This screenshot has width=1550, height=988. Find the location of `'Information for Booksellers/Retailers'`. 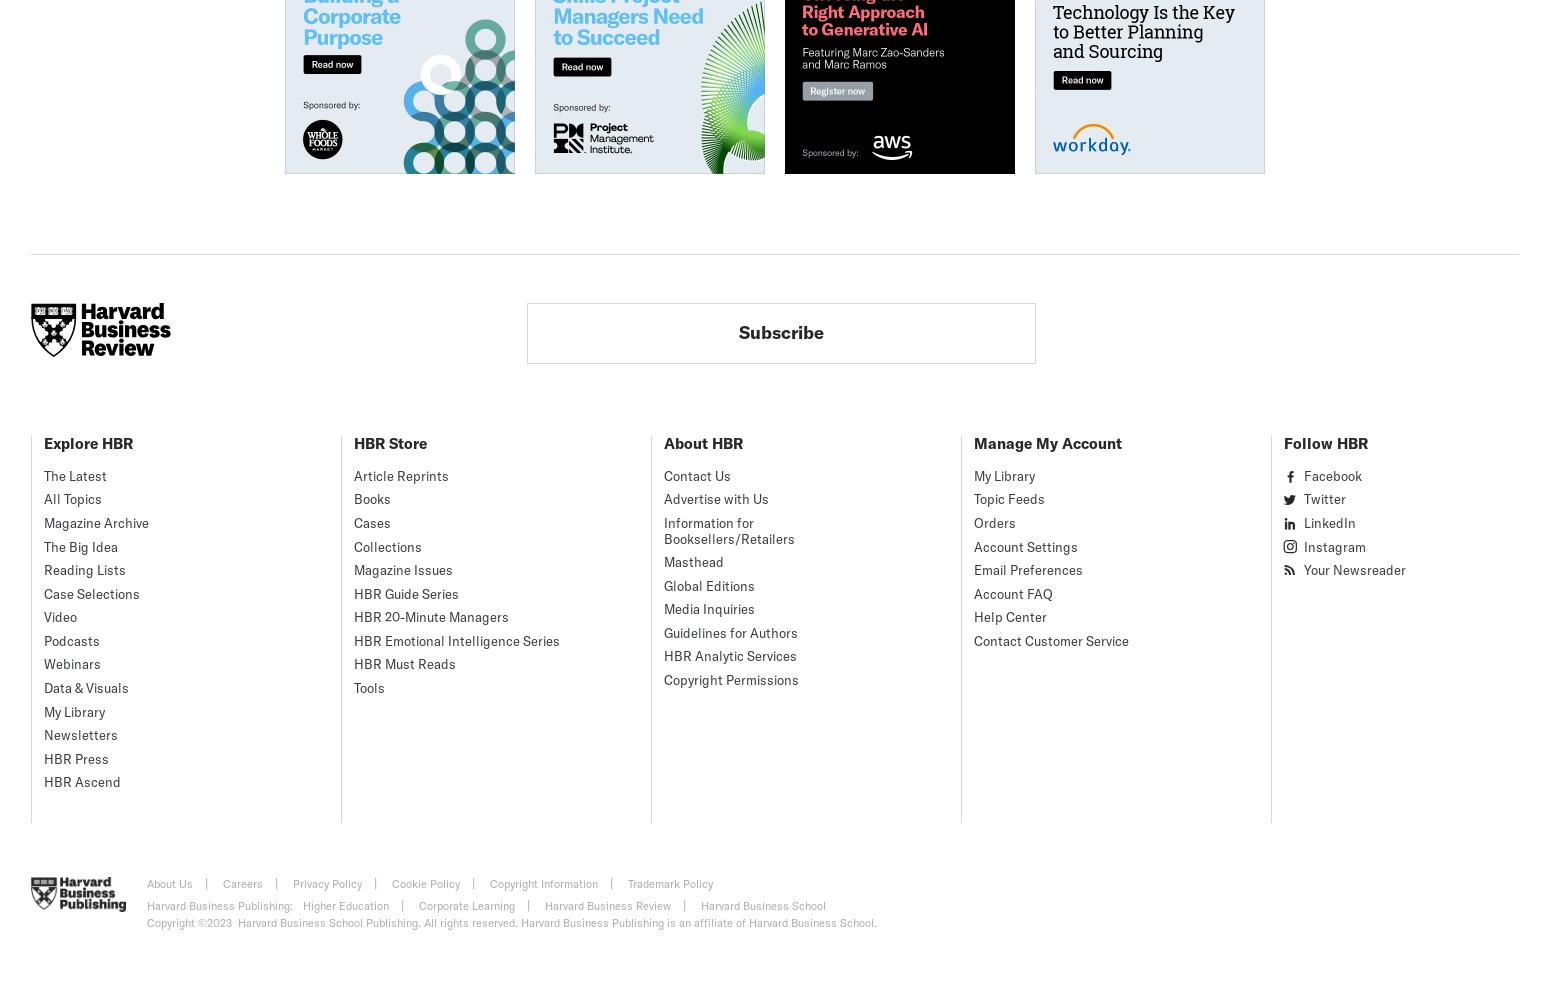

'Information for Booksellers/Retailers' is located at coordinates (729, 528).